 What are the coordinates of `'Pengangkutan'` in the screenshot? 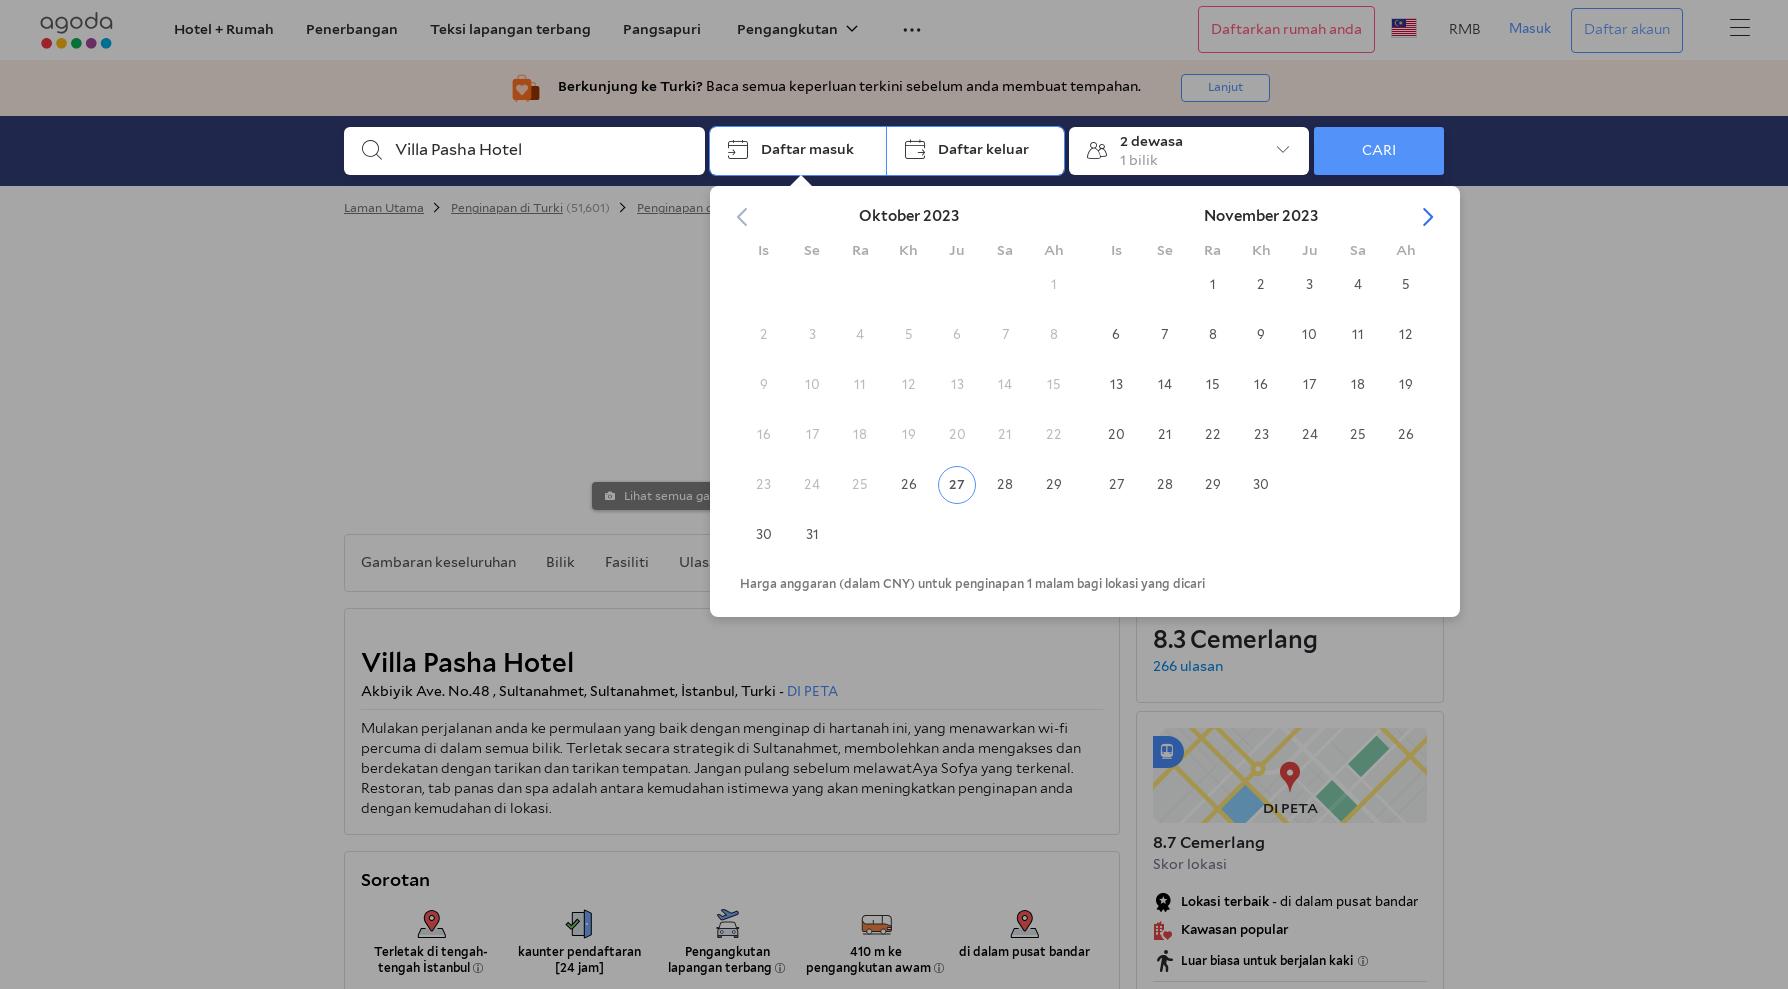 It's located at (786, 27).